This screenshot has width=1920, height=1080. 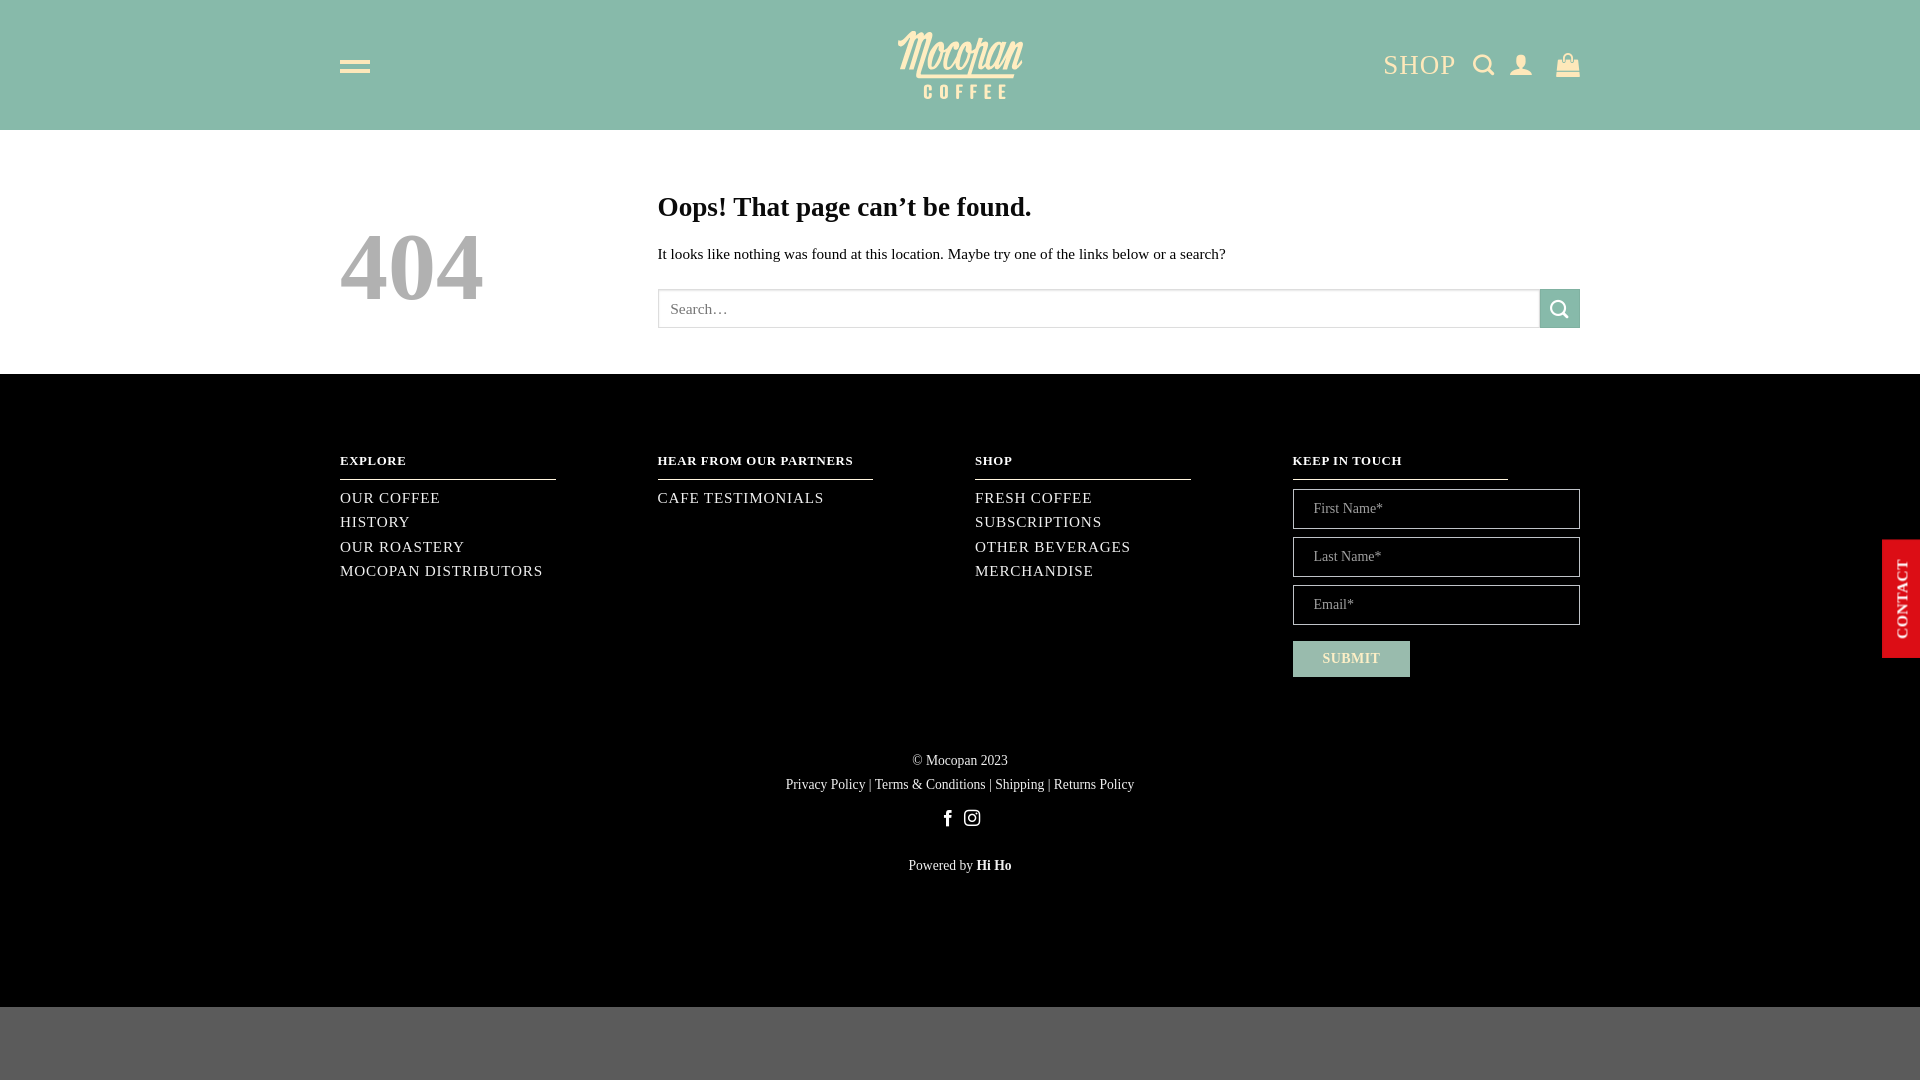 I want to click on 'Cart', so click(x=1567, y=64).